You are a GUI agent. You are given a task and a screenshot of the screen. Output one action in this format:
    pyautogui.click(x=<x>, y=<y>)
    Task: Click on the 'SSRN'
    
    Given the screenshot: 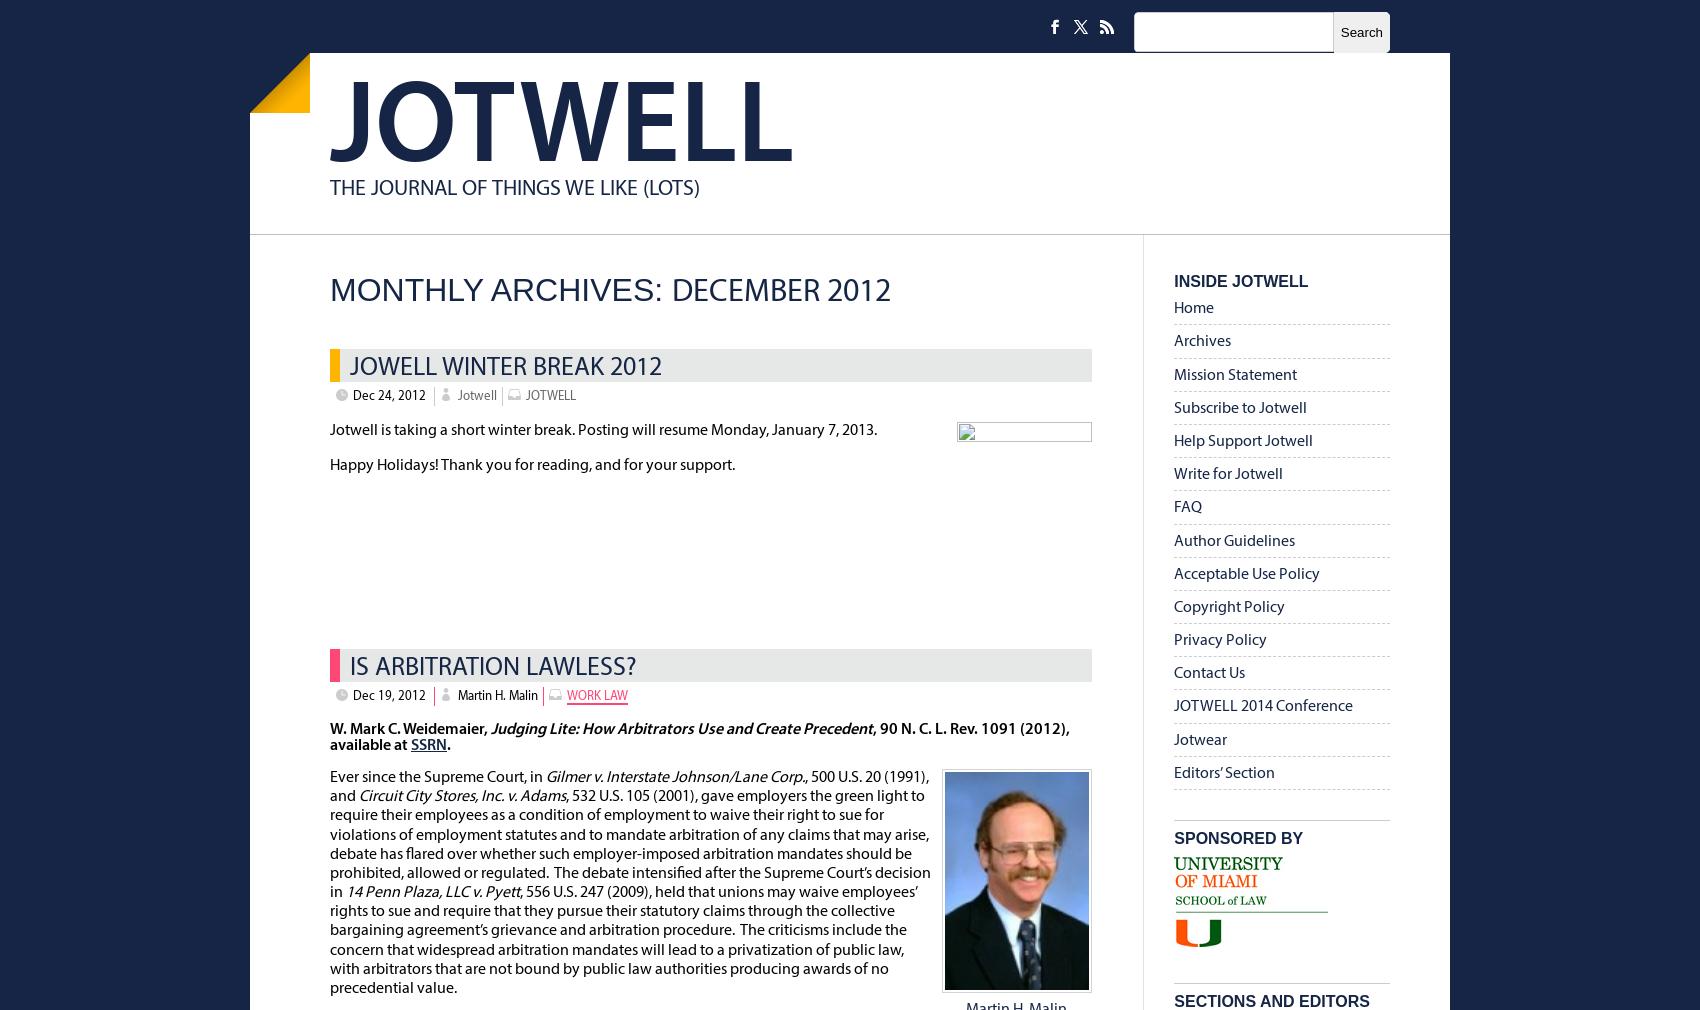 What is the action you would take?
    pyautogui.click(x=410, y=743)
    